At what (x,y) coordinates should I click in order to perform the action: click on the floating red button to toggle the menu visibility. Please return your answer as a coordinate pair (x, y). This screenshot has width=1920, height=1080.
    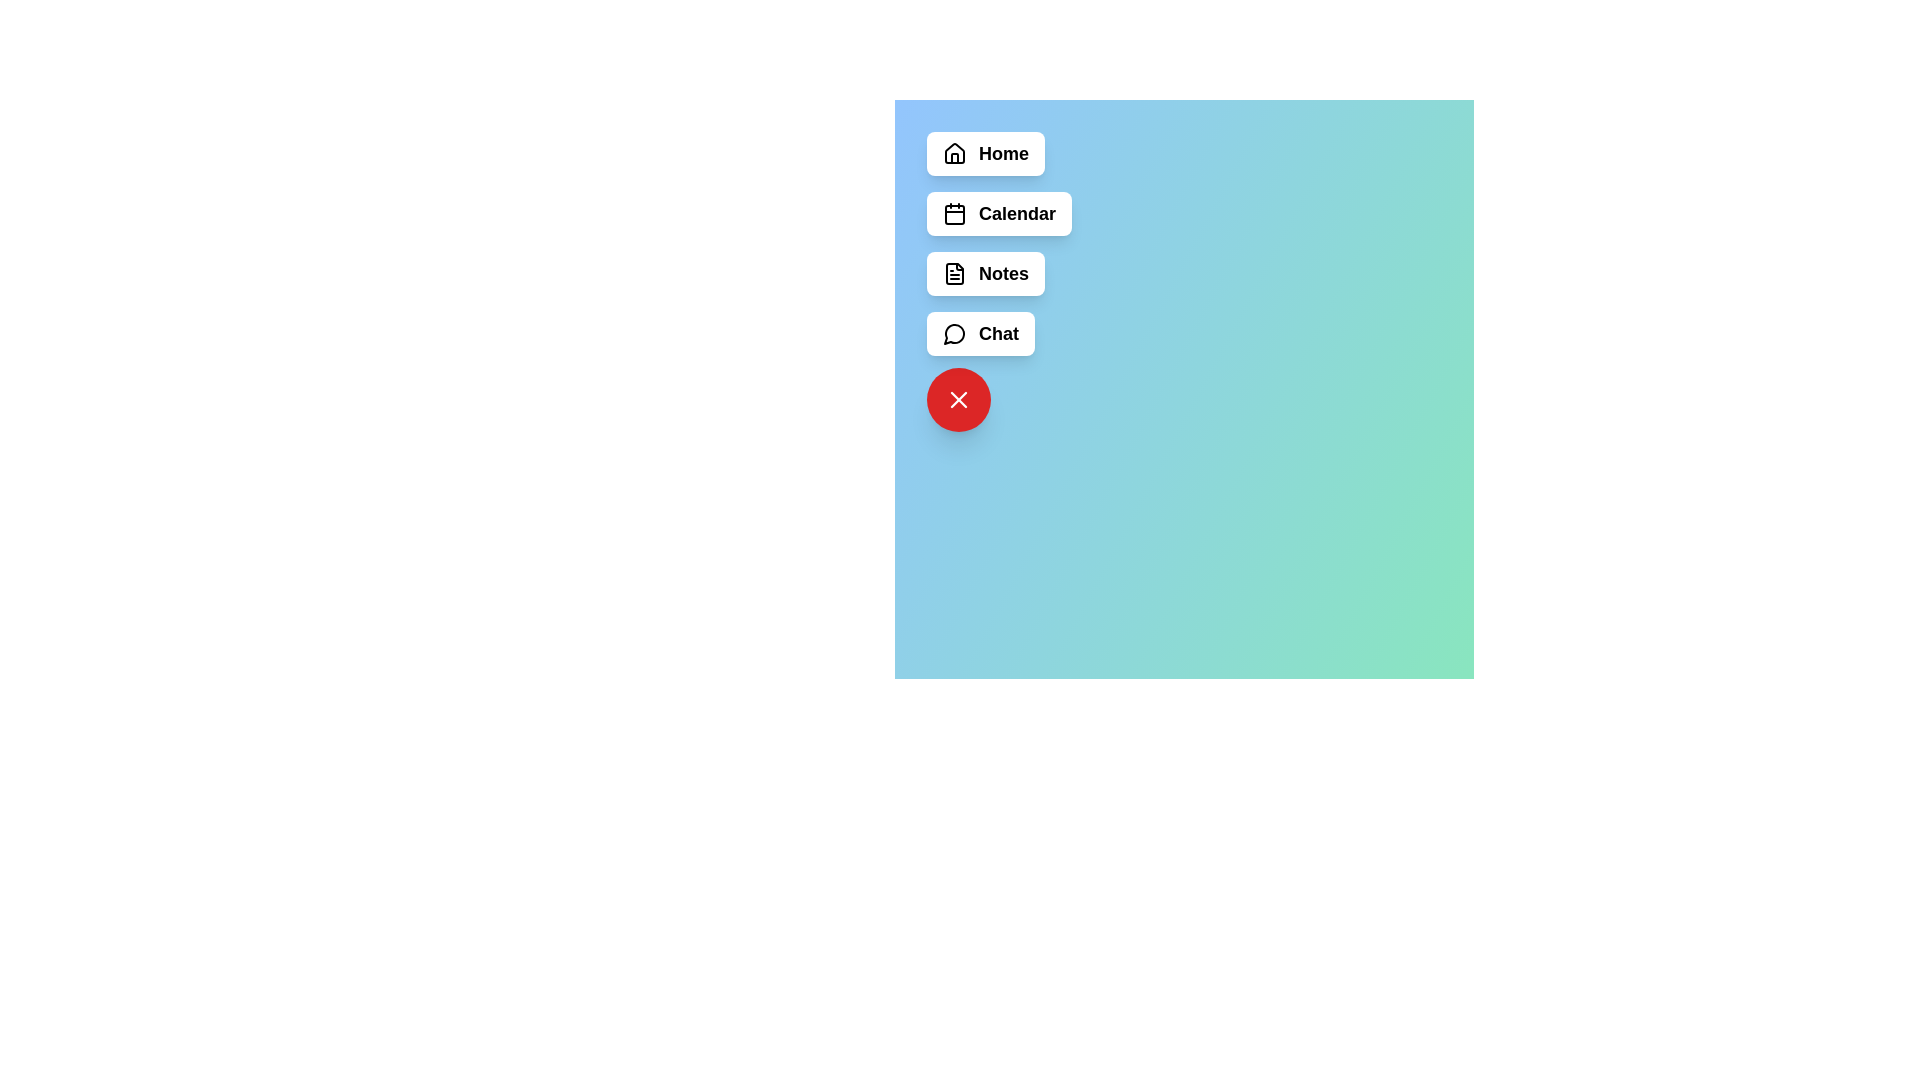
    Looking at the image, I should click on (958, 400).